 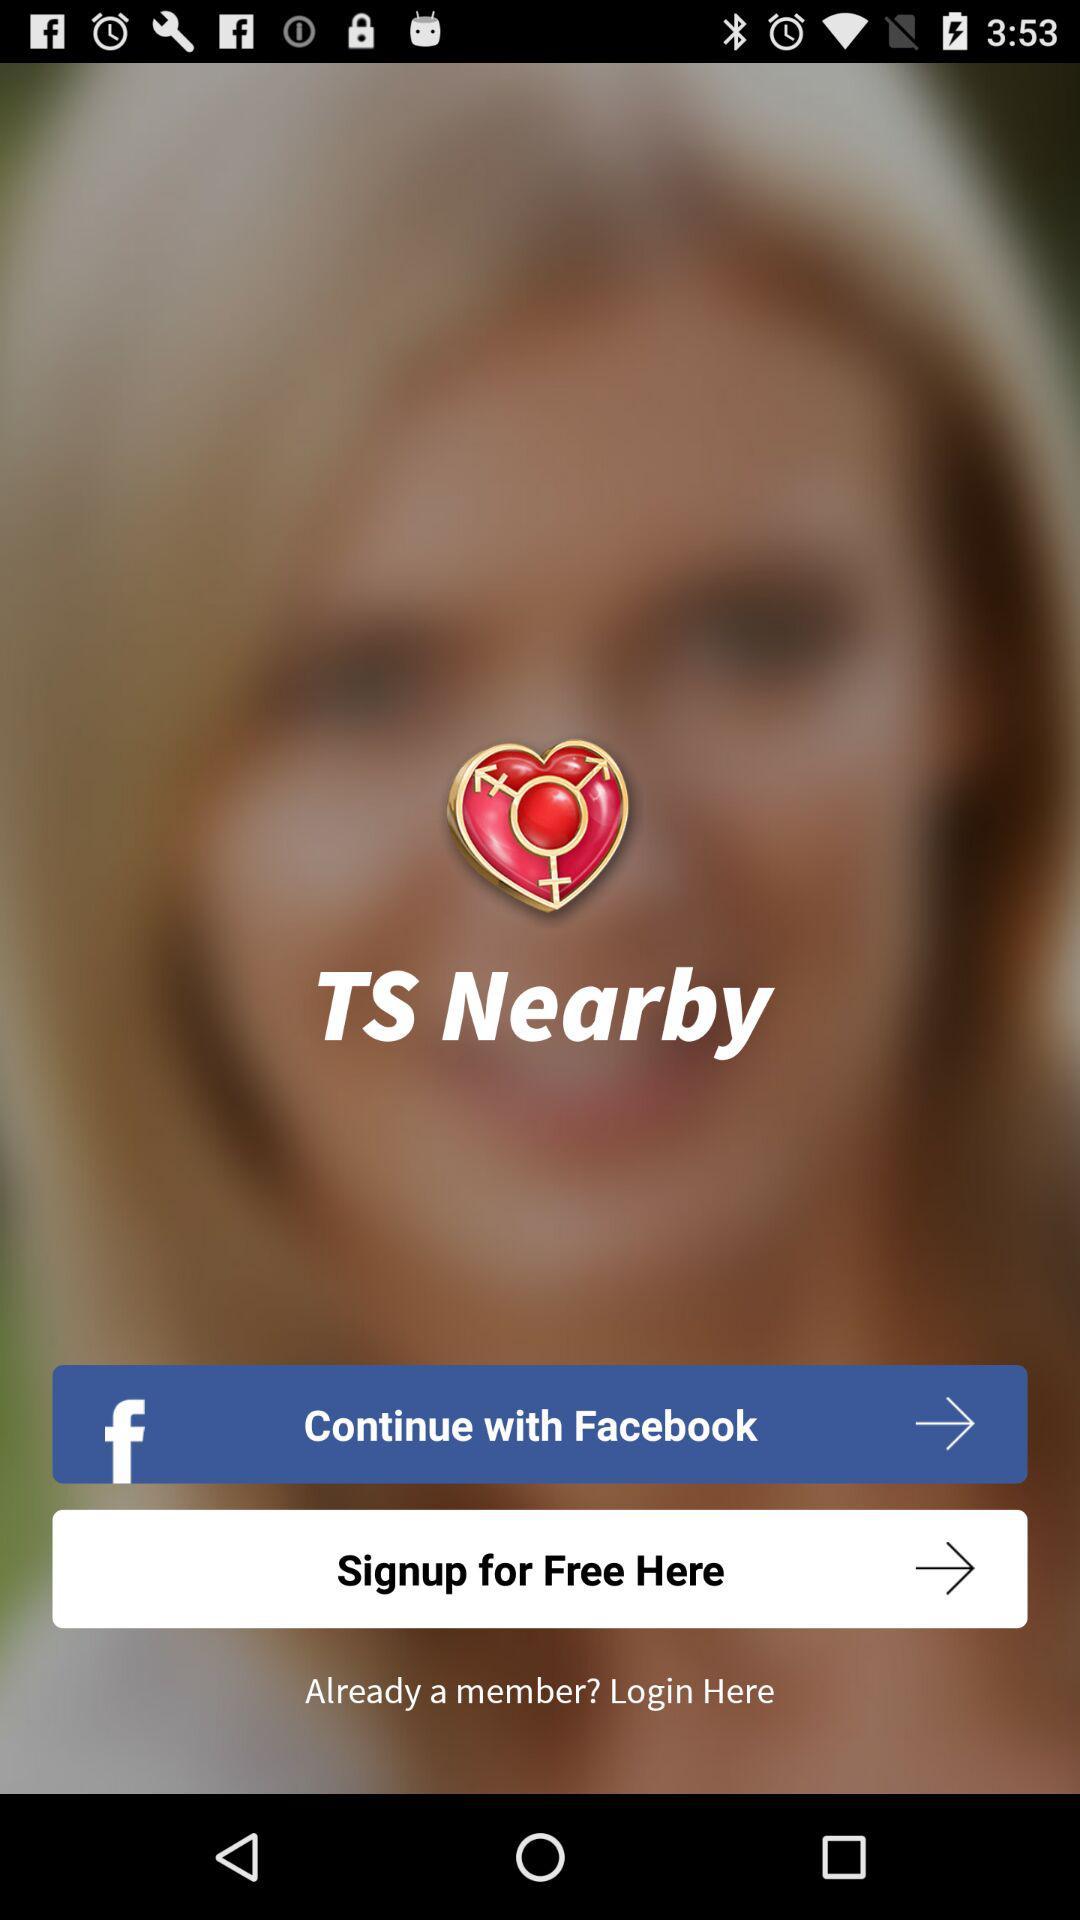 I want to click on the app above the already a member icon, so click(x=540, y=1568).